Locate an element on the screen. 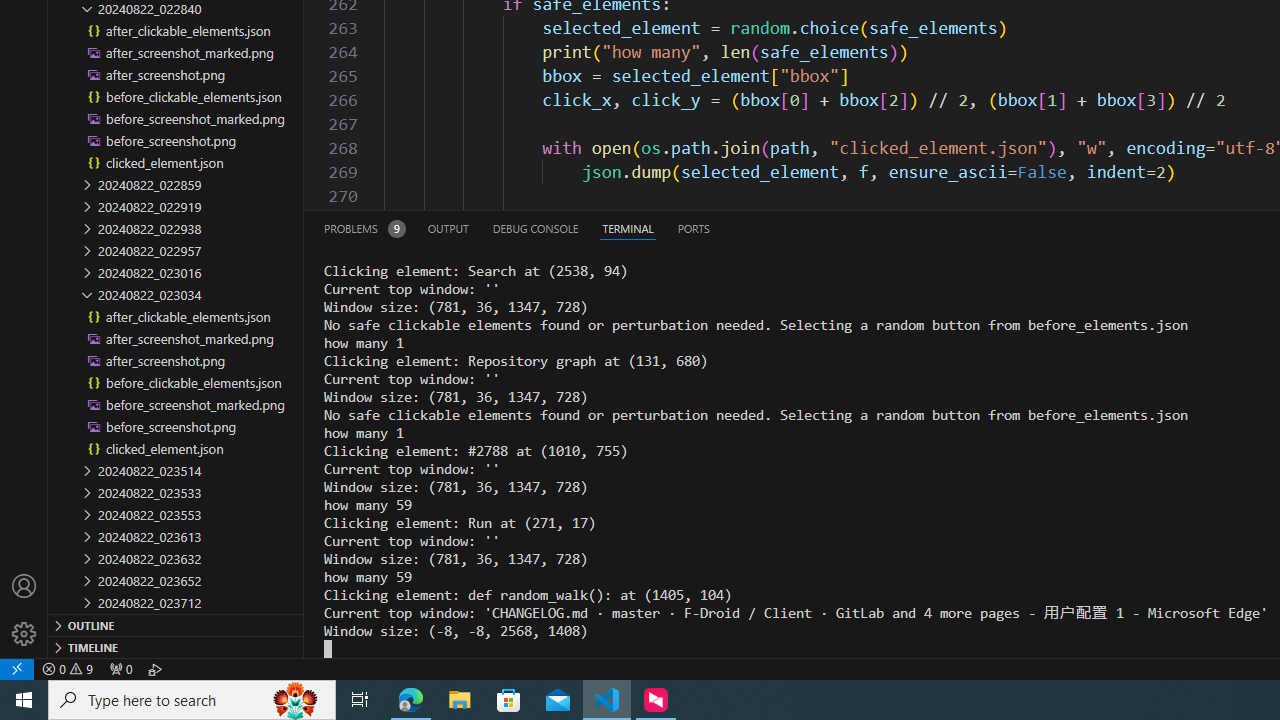 Image resolution: width=1280 pixels, height=720 pixels. 'Timeline Section' is located at coordinates (176, 646).